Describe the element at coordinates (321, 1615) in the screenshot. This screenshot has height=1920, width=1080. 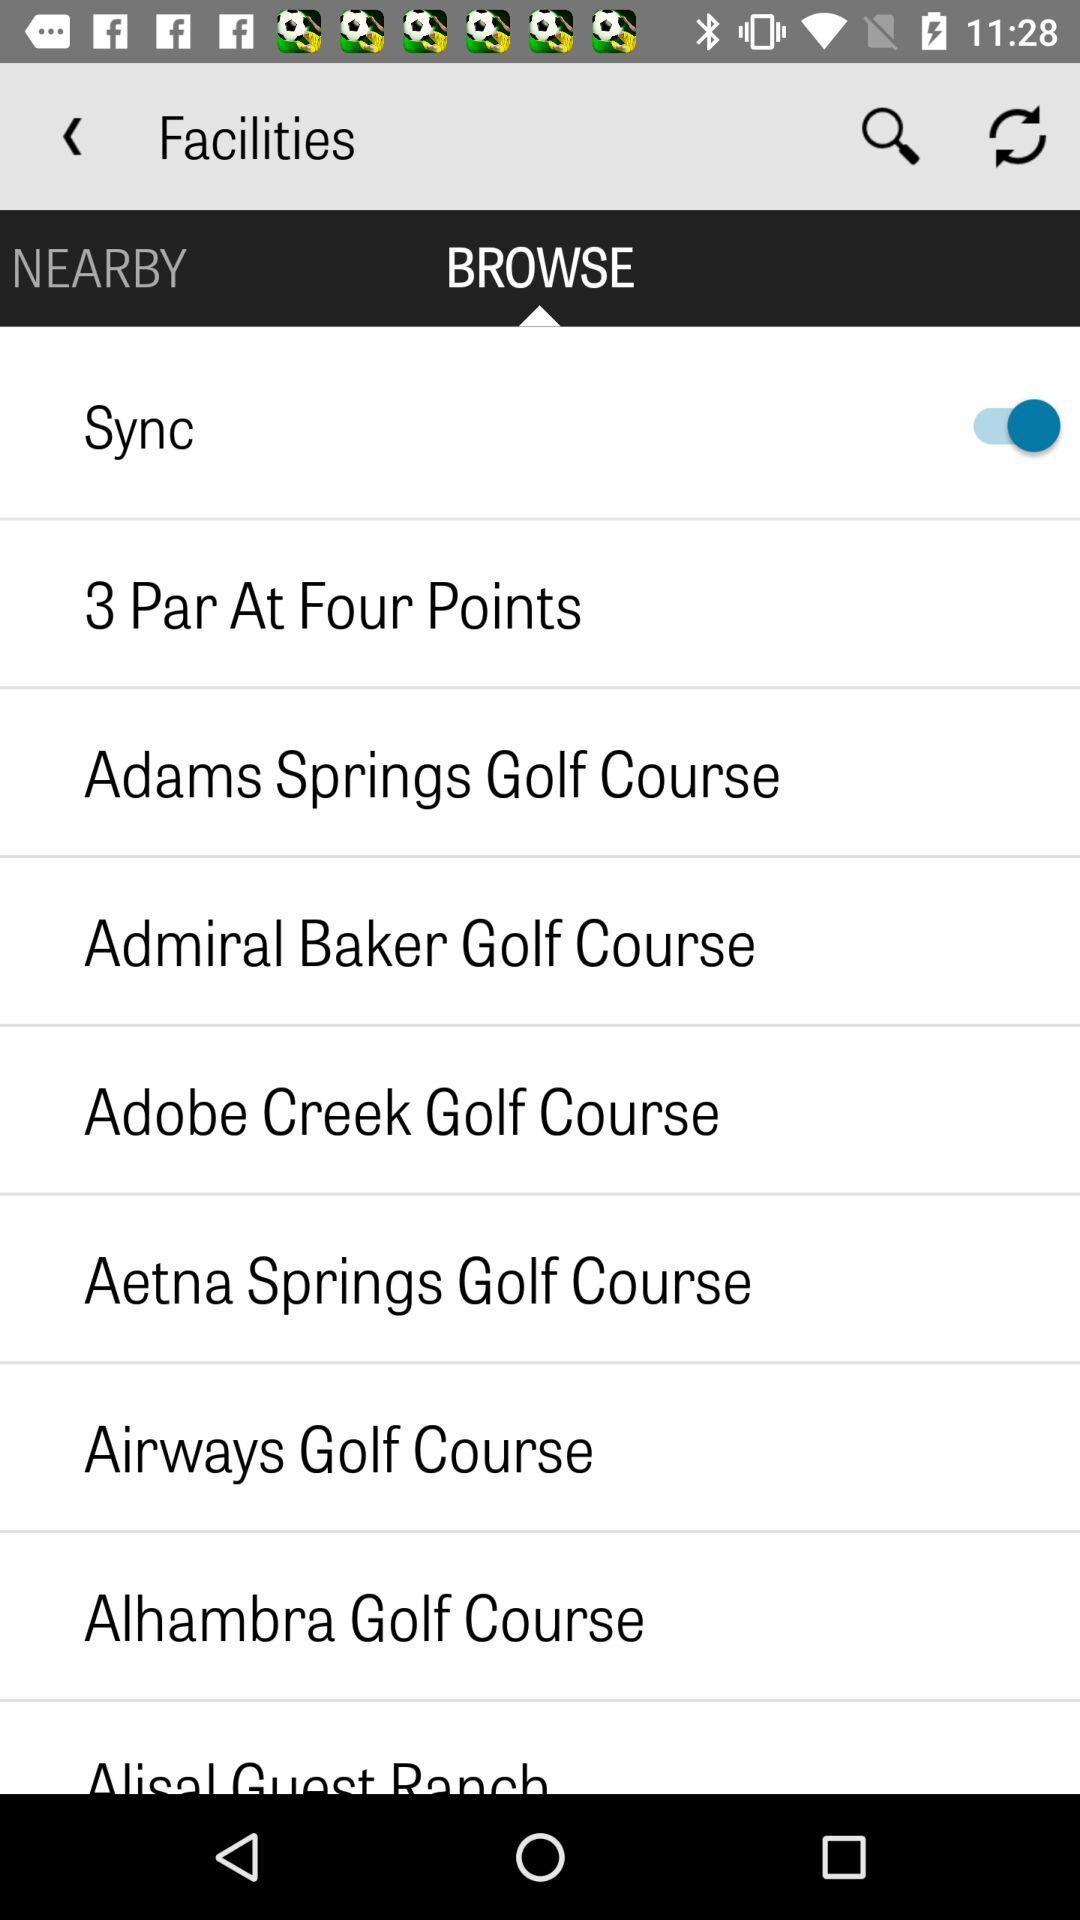
I see `alhambra golf course` at that location.